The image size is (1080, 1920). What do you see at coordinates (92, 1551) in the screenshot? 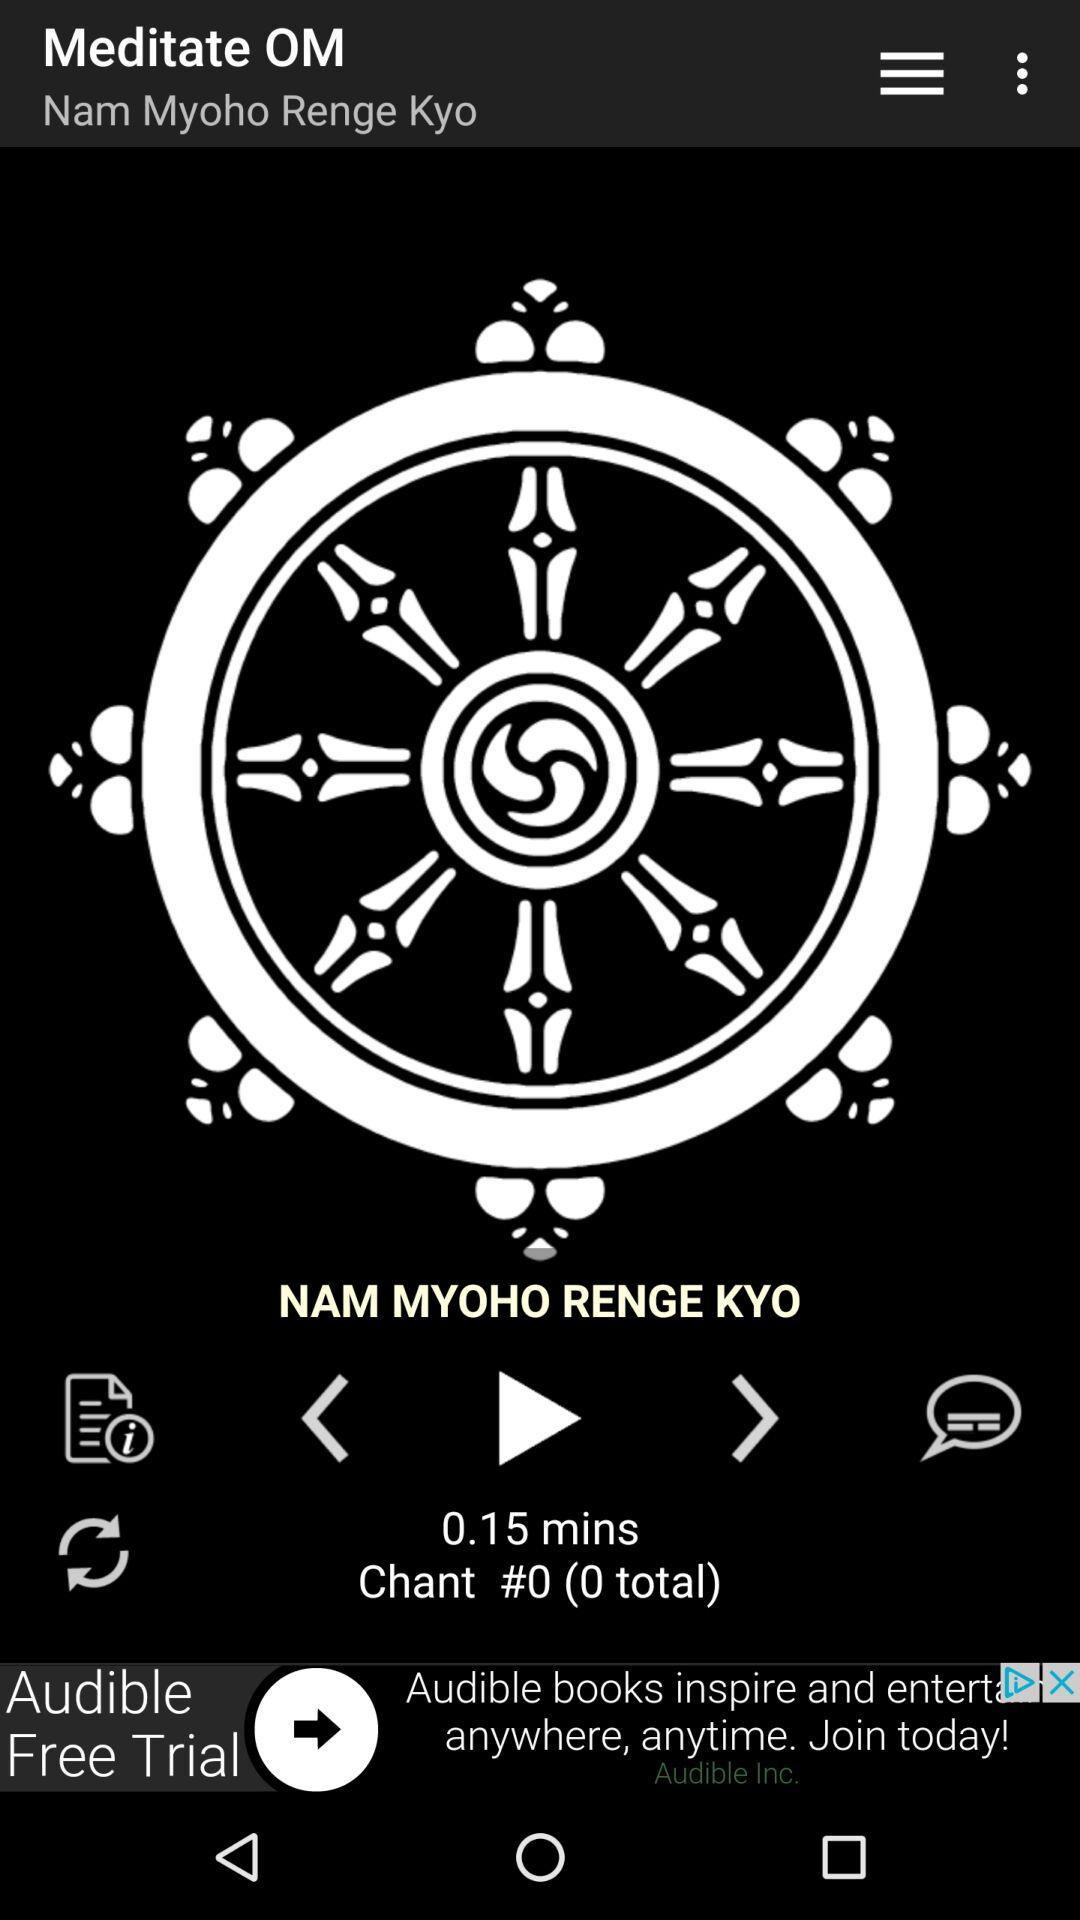
I see `the refresh icon` at bounding box center [92, 1551].